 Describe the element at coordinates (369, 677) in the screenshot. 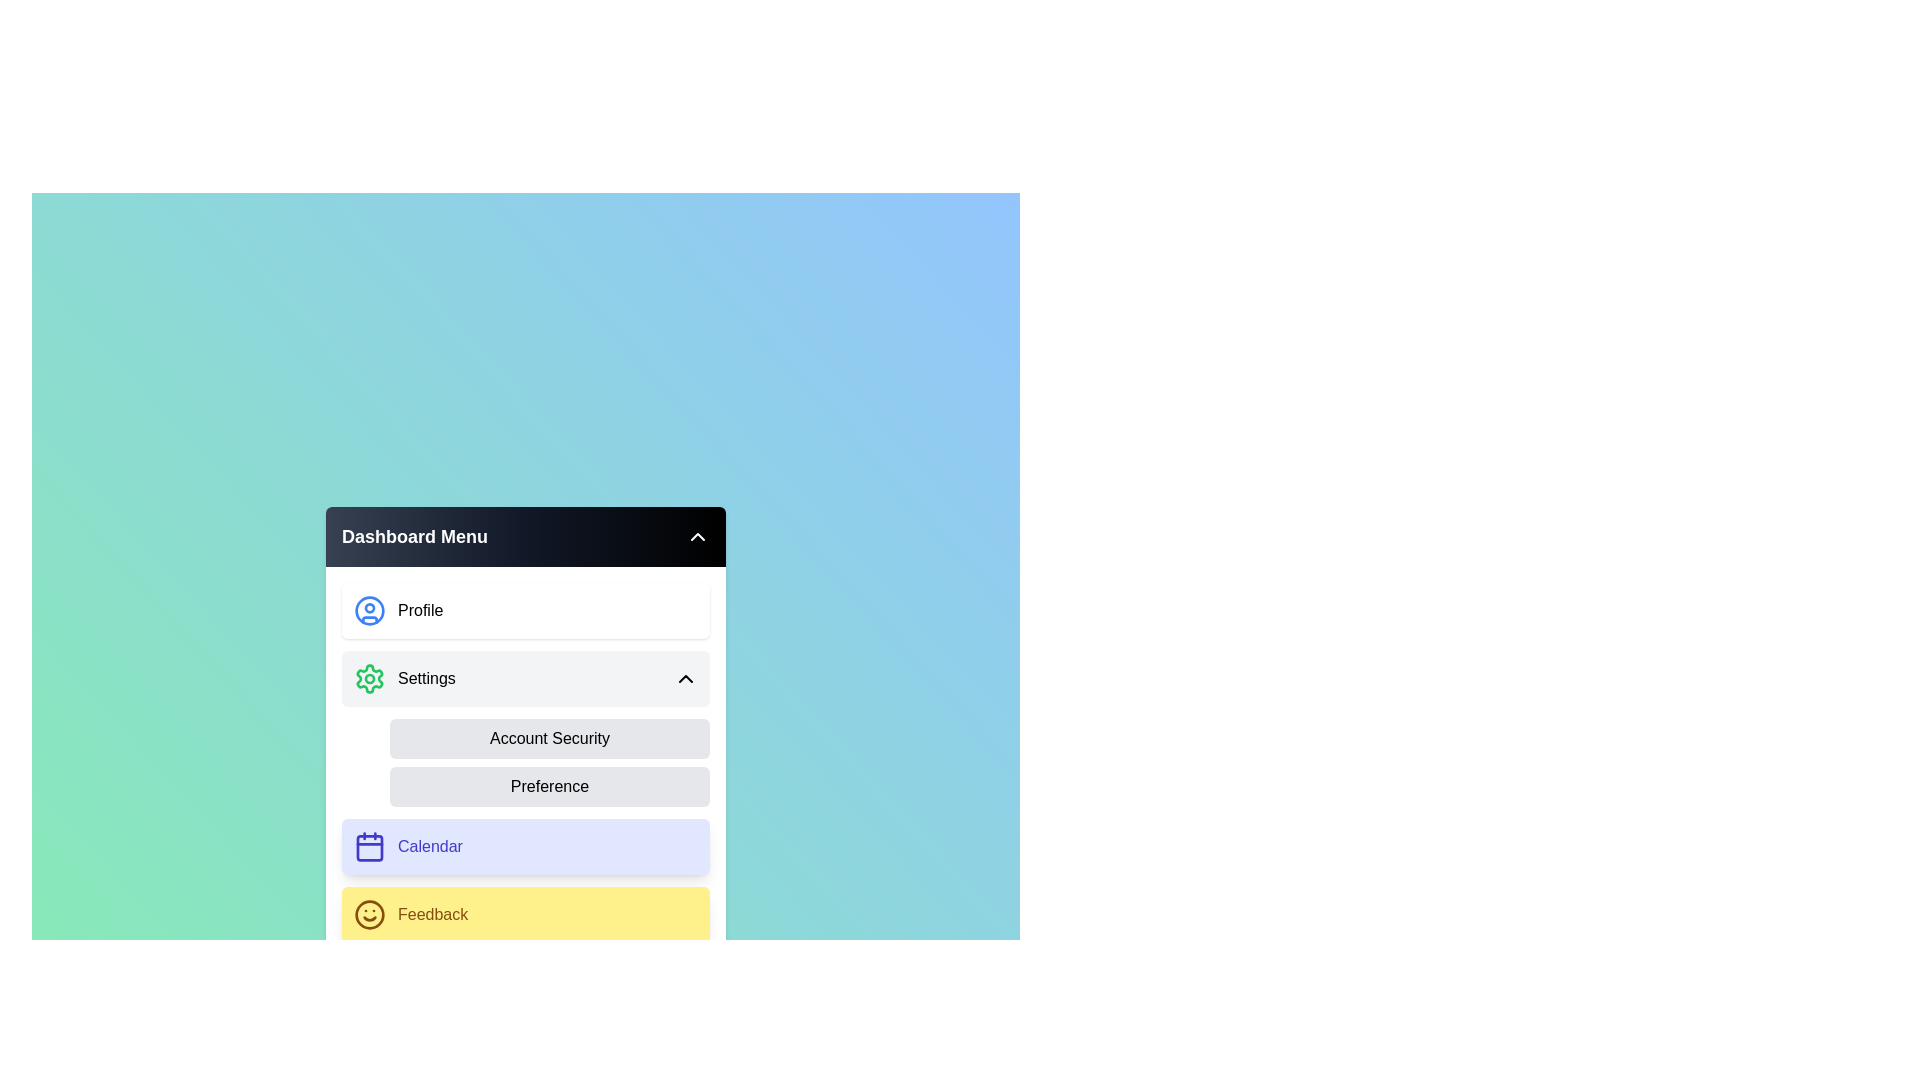

I see `the 'Settings' Icon located in the menu area, specifically to the left of the 'Settings' label` at that location.